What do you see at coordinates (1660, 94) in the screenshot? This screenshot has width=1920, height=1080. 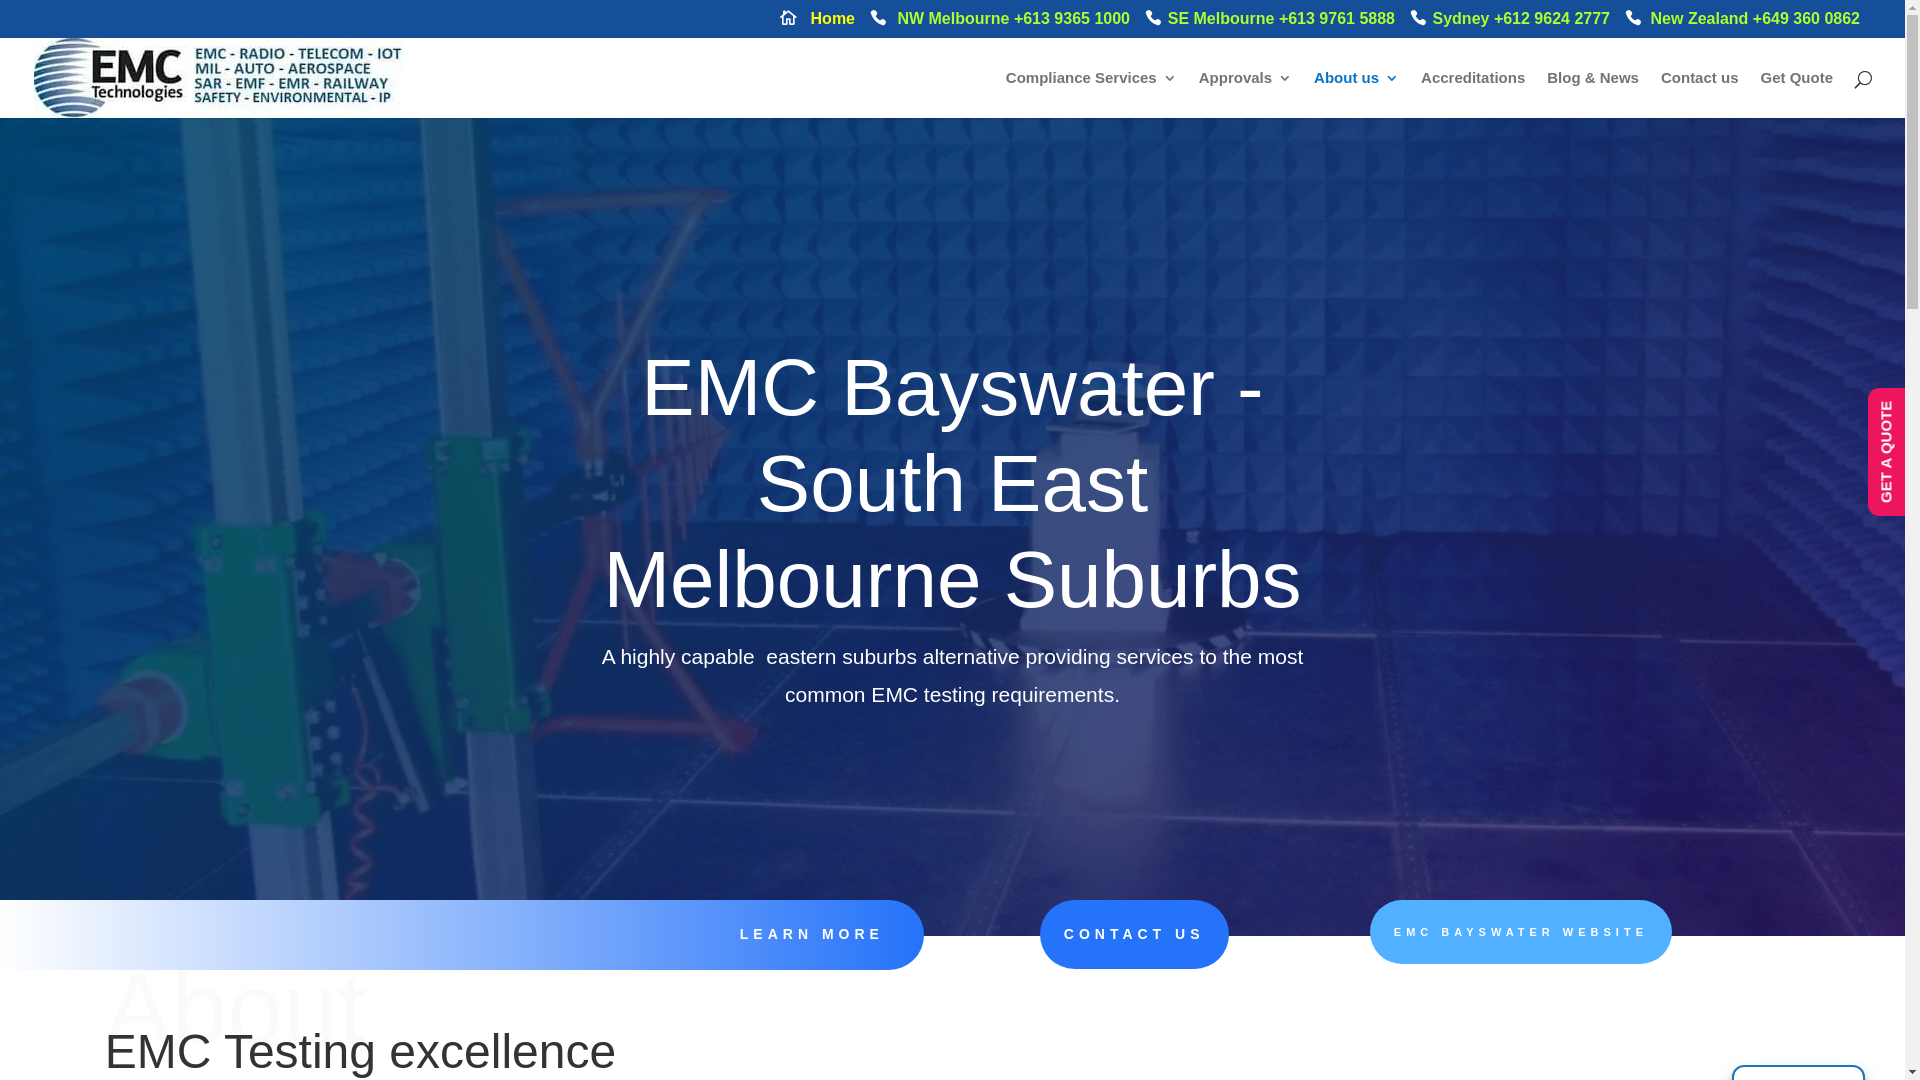 I see `'Contact us'` at bounding box center [1660, 94].